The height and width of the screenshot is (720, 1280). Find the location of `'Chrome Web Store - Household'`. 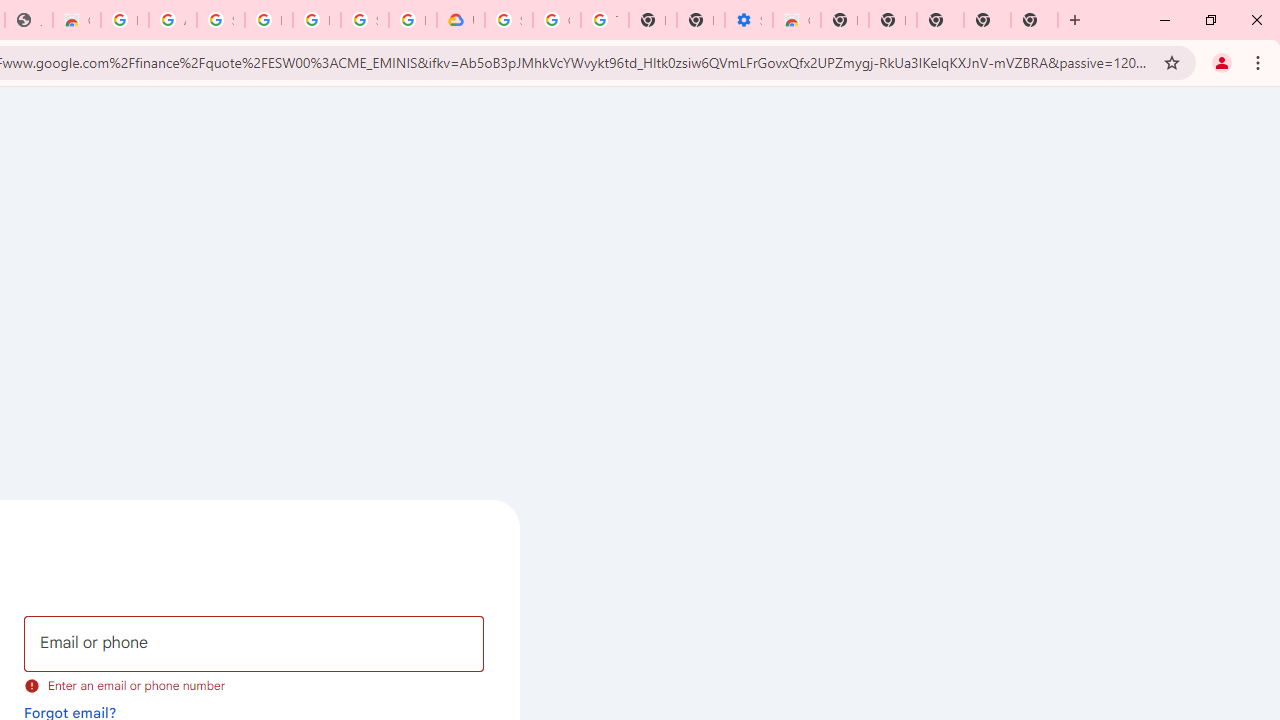

'Chrome Web Store - Household' is located at coordinates (76, 20).